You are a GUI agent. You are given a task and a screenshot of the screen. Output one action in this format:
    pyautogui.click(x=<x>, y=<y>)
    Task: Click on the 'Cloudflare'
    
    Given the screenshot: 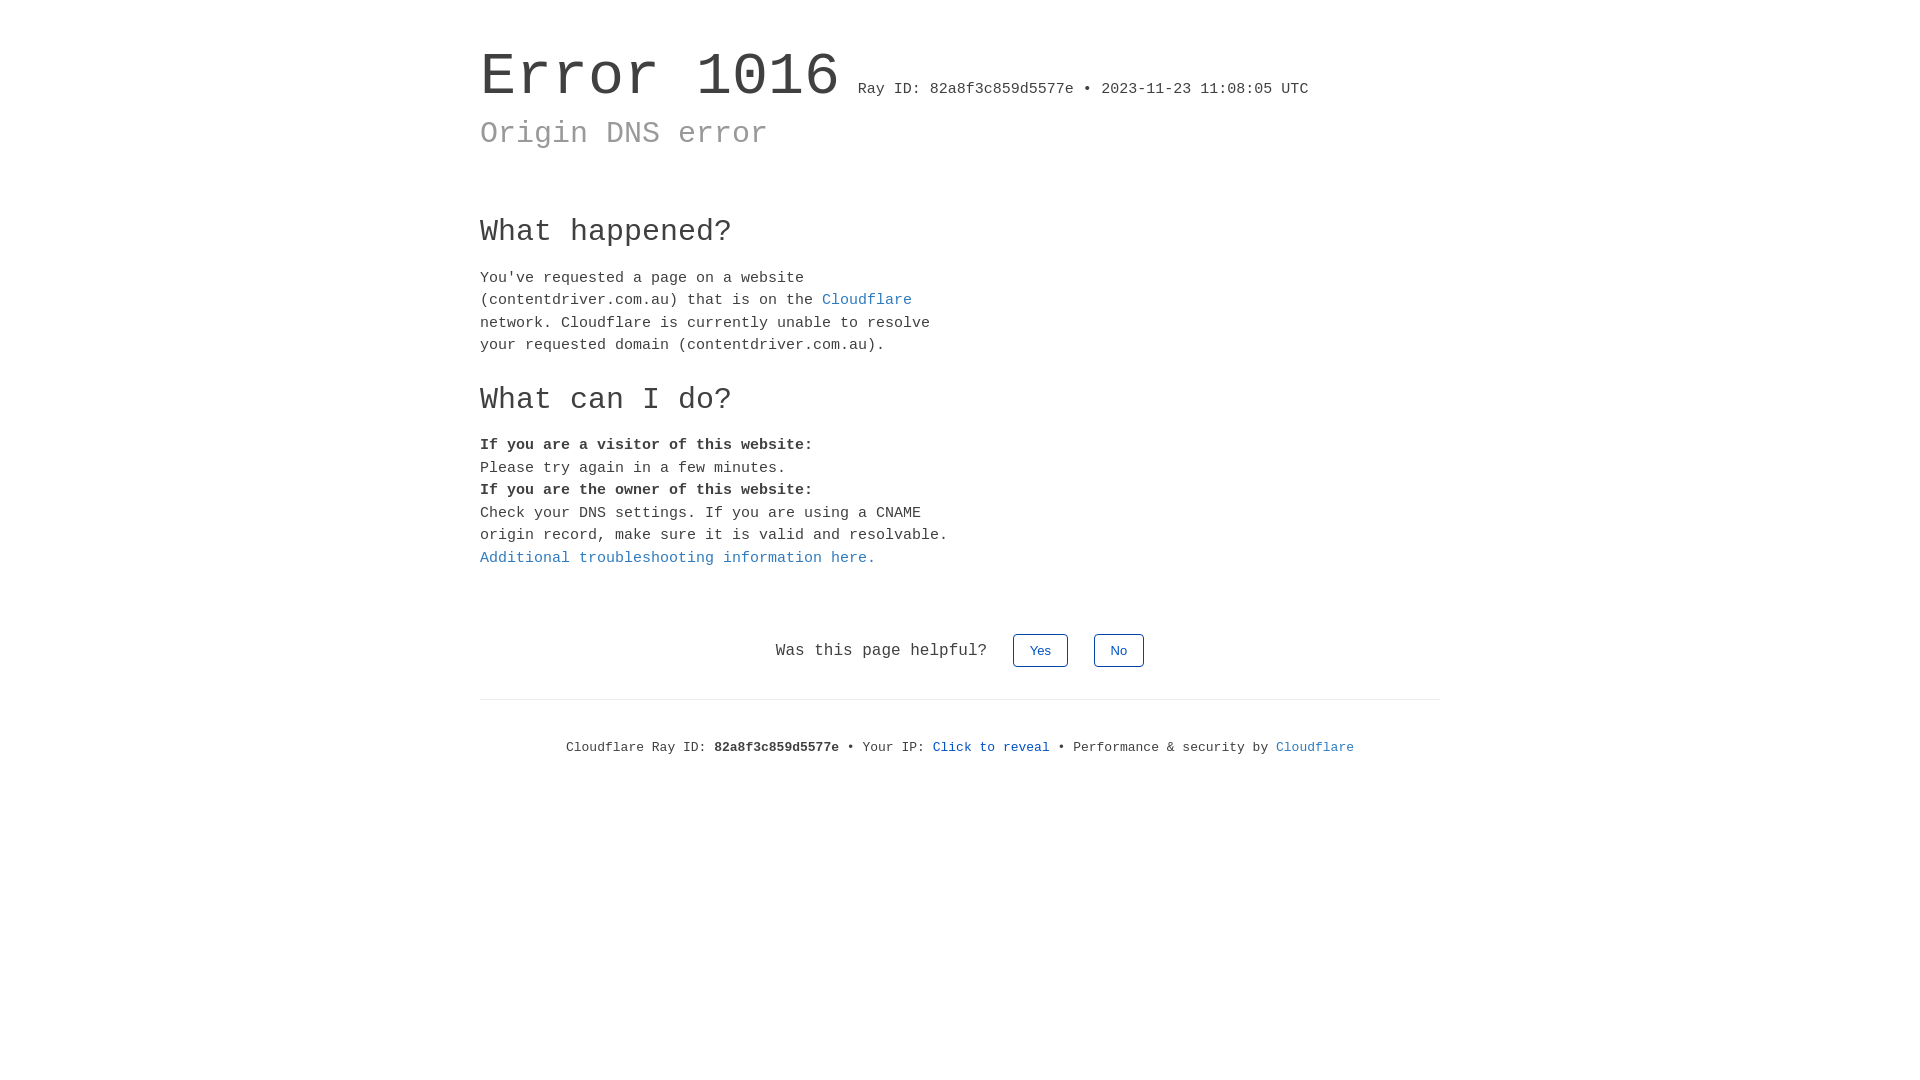 What is the action you would take?
    pyautogui.click(x=1275, y=747)
    